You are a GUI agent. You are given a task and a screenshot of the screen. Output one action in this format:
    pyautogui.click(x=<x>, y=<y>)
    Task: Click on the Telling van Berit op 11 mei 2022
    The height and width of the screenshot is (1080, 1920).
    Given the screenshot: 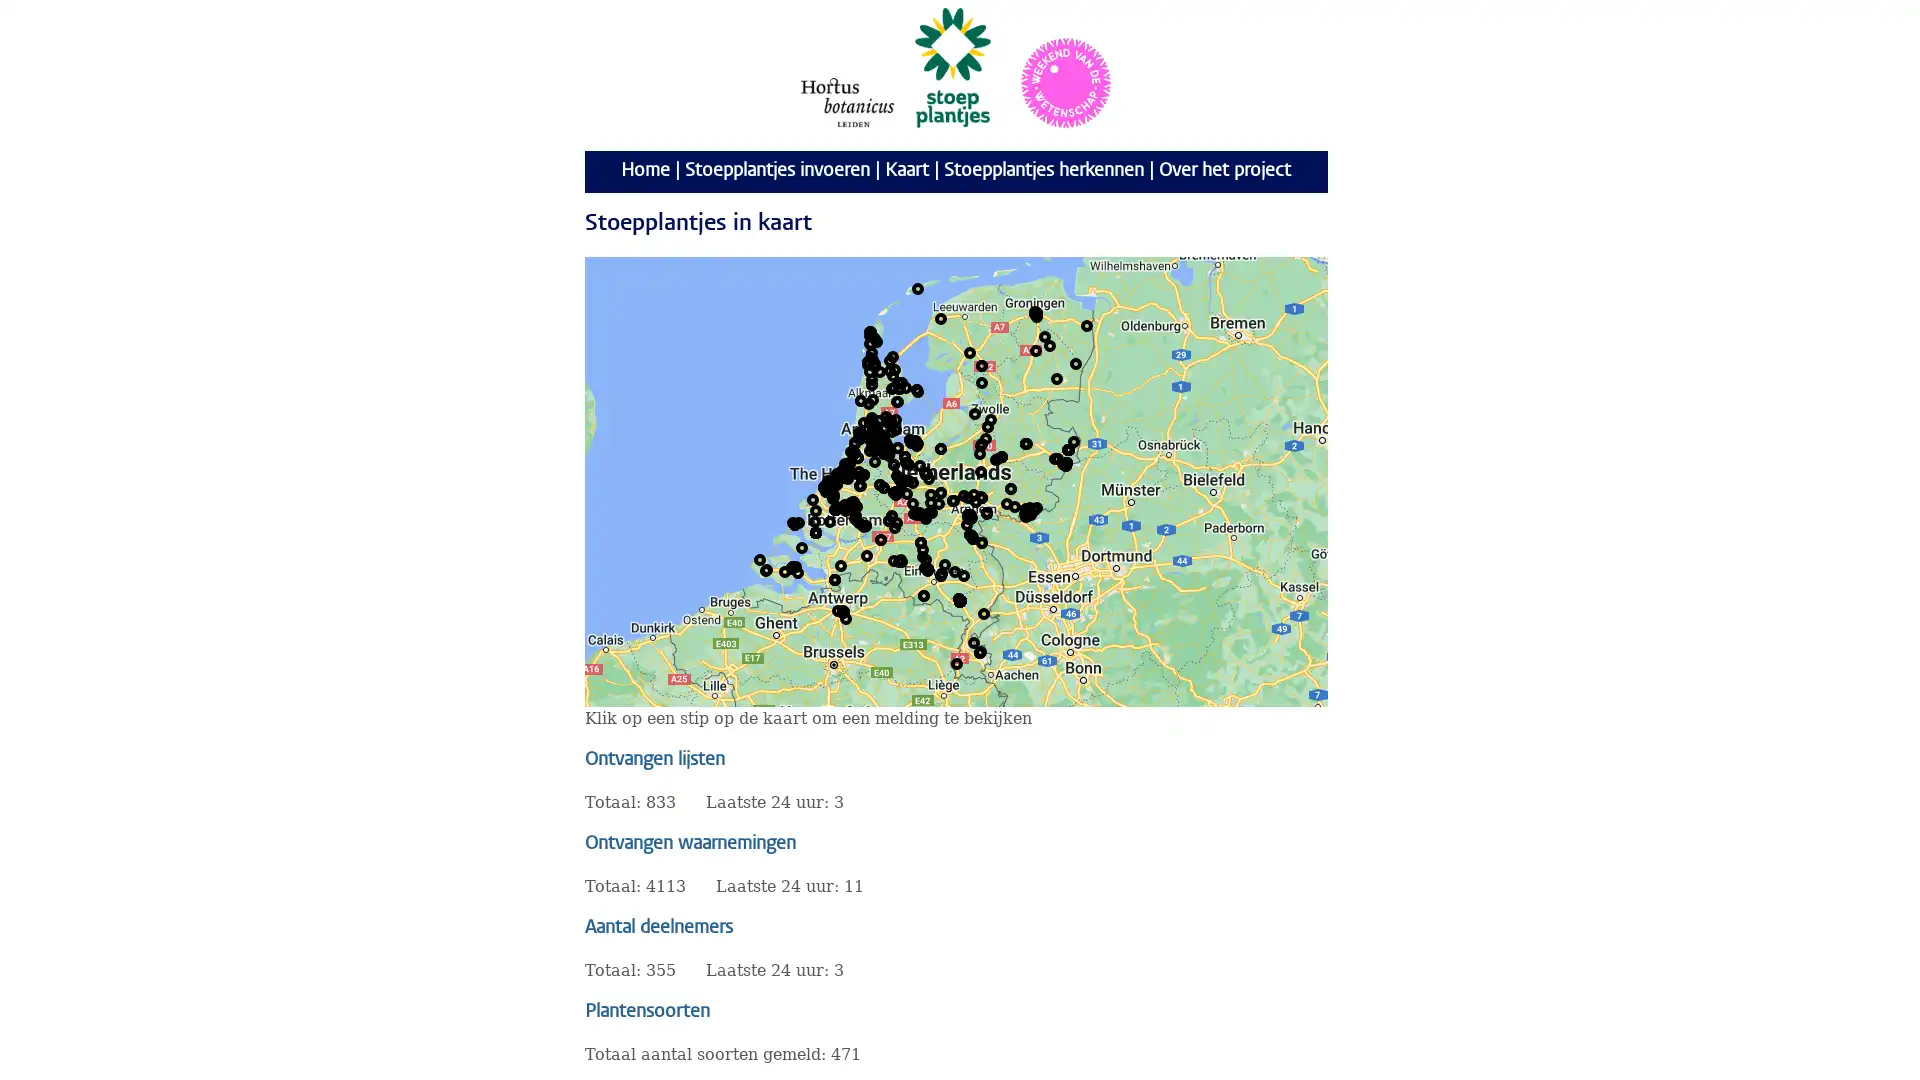 What is the action you would take?
    pyautogui.click(x=882, y=434)
    